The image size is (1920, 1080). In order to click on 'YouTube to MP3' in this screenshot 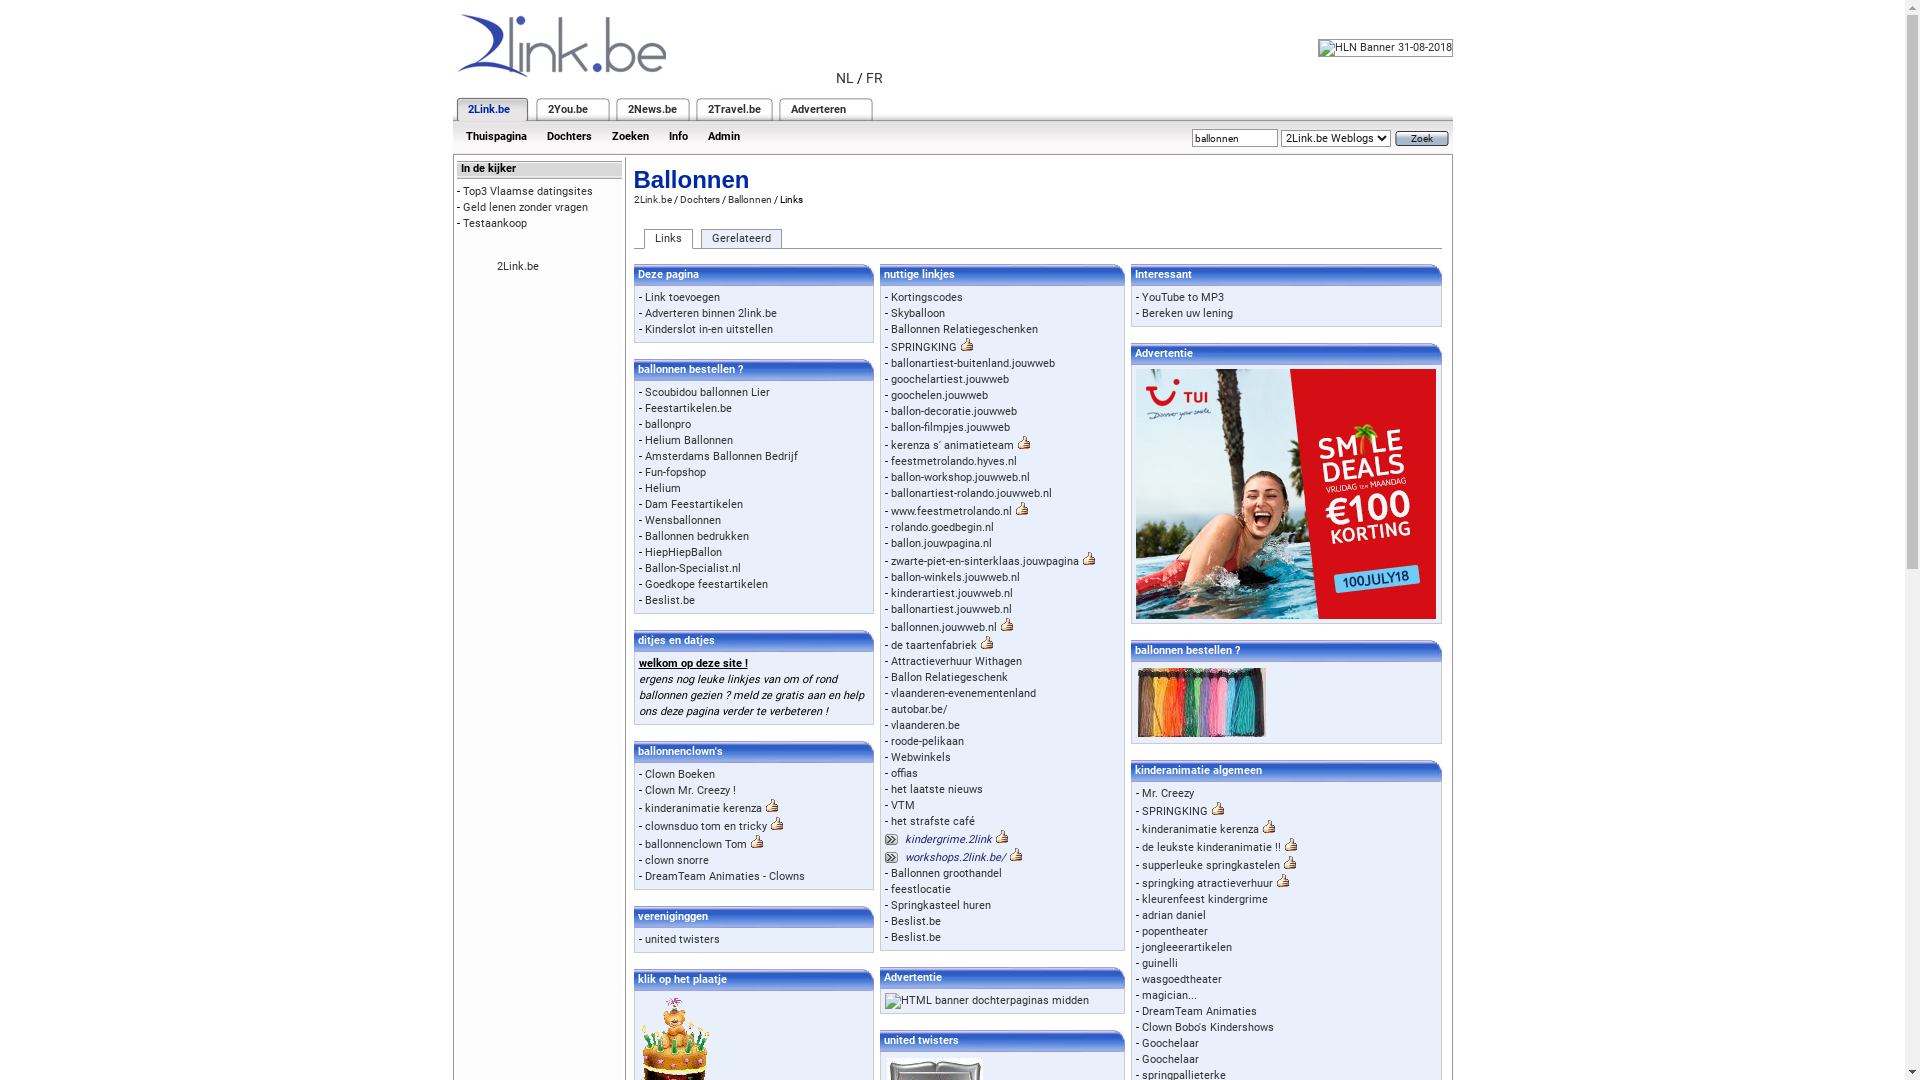, I will do `click(1182, 297)`.